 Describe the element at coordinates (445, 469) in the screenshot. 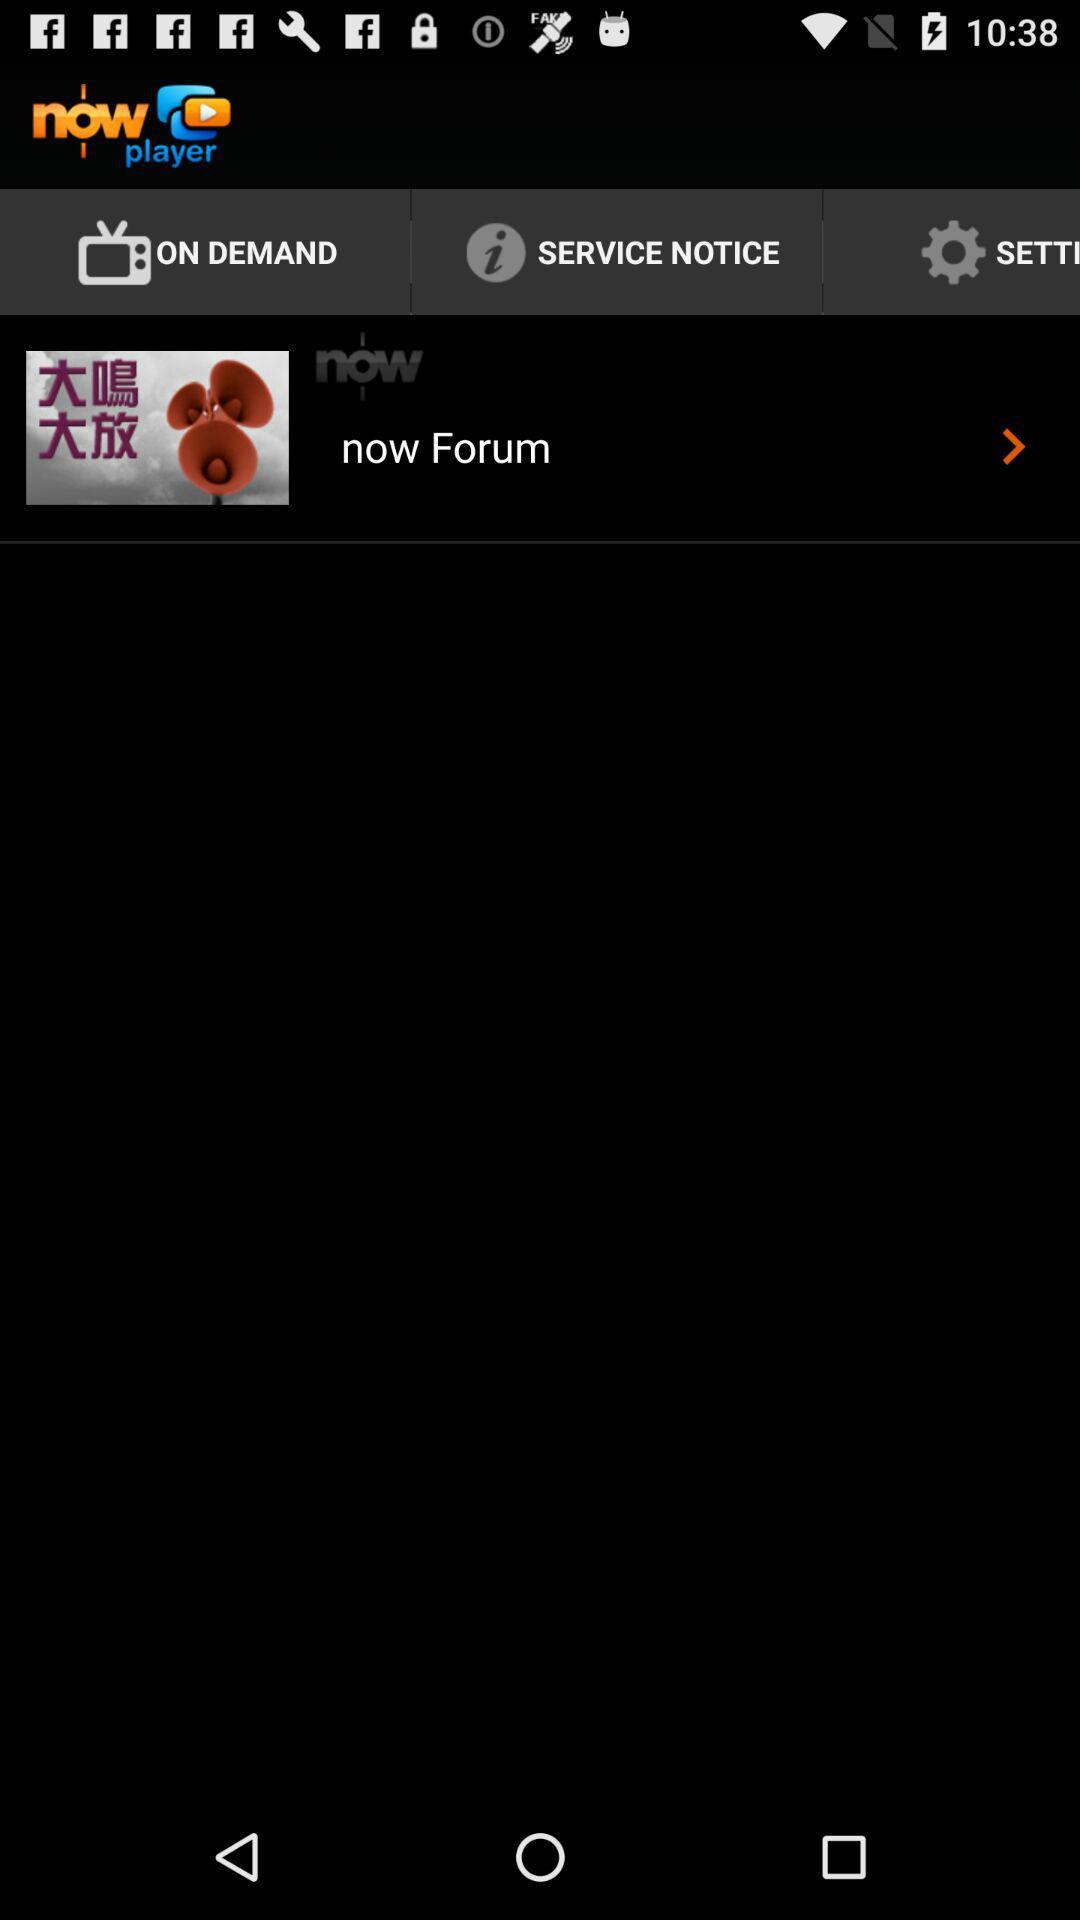

I see `now forum icon` at that location.